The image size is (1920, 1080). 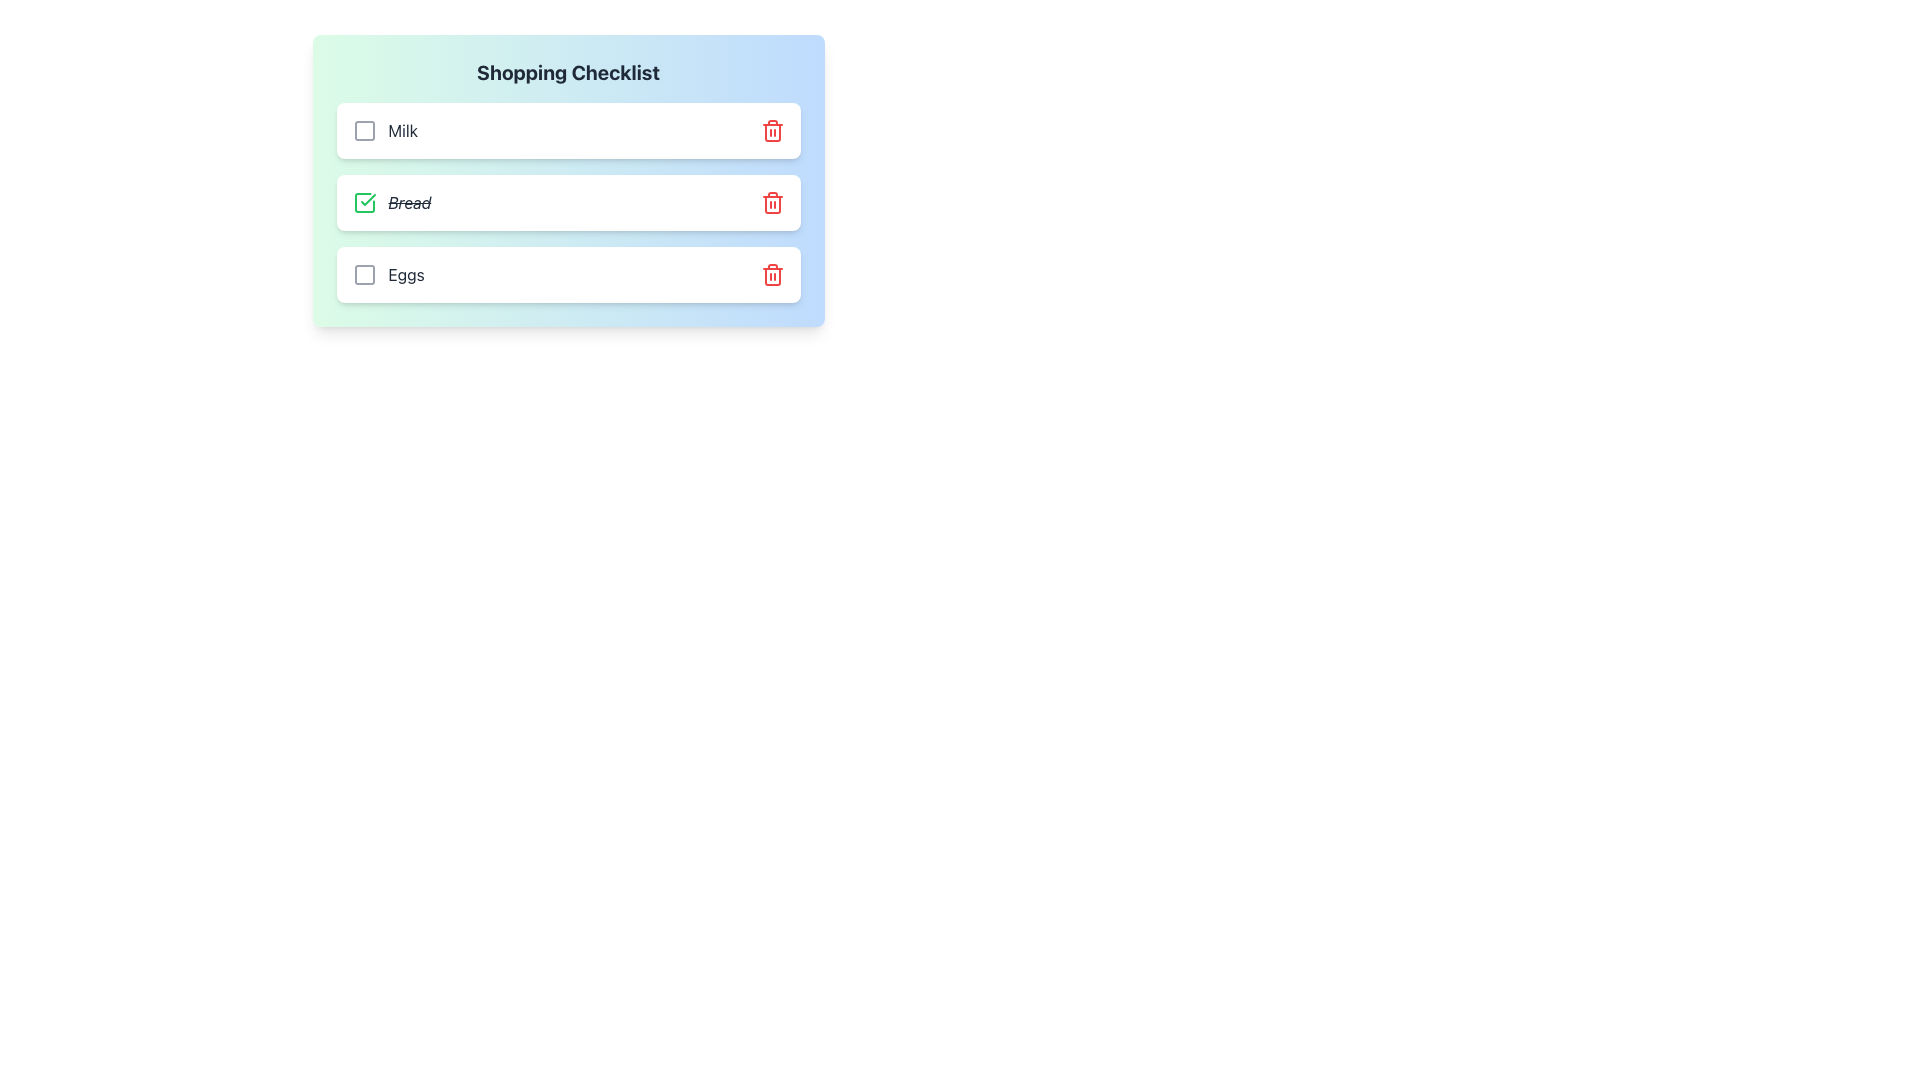 I want to click on the checkbox for the 'Milk' item in the Shopping Checklist interface, which is represented by the inner square located, so click(x=364, y=131).